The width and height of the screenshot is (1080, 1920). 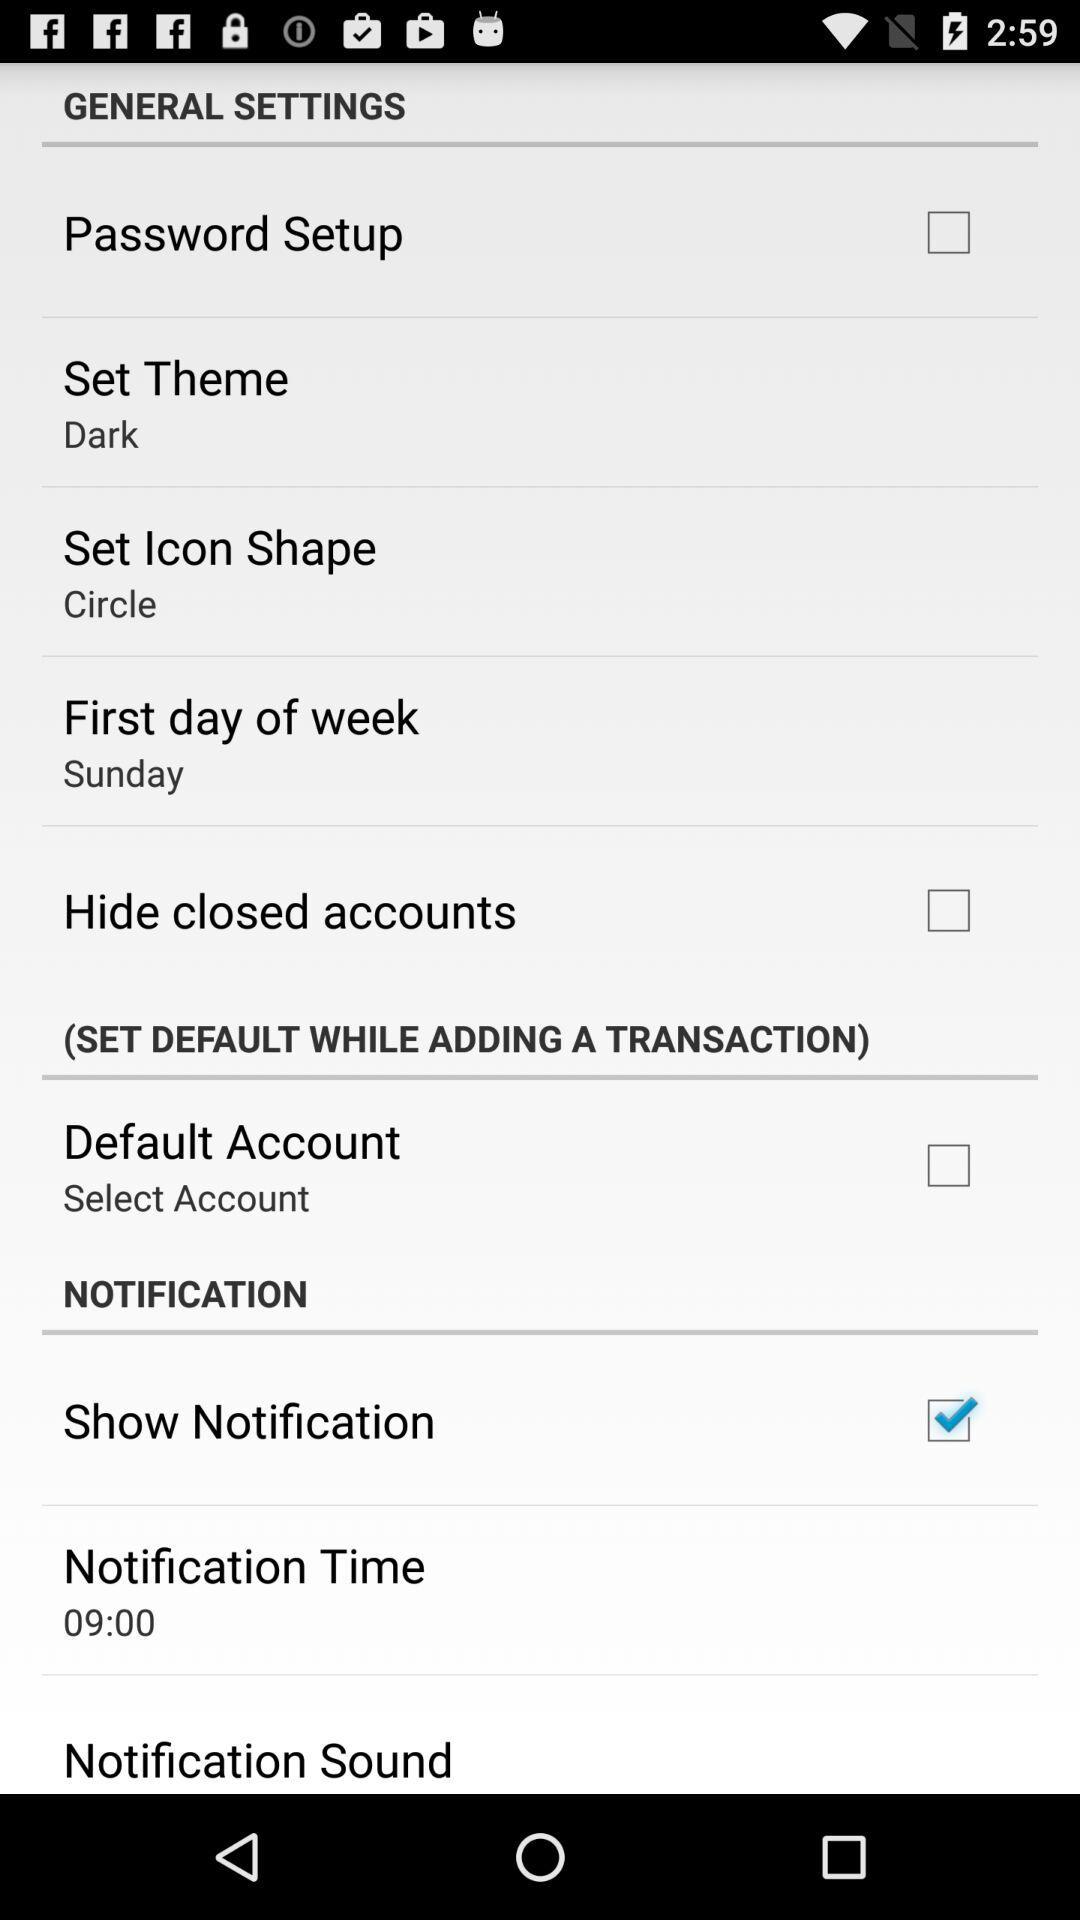 What do you see at coordinates (289, 909) in the screenshot?
I see `item above set default while app` at bounding box center [289, 909].